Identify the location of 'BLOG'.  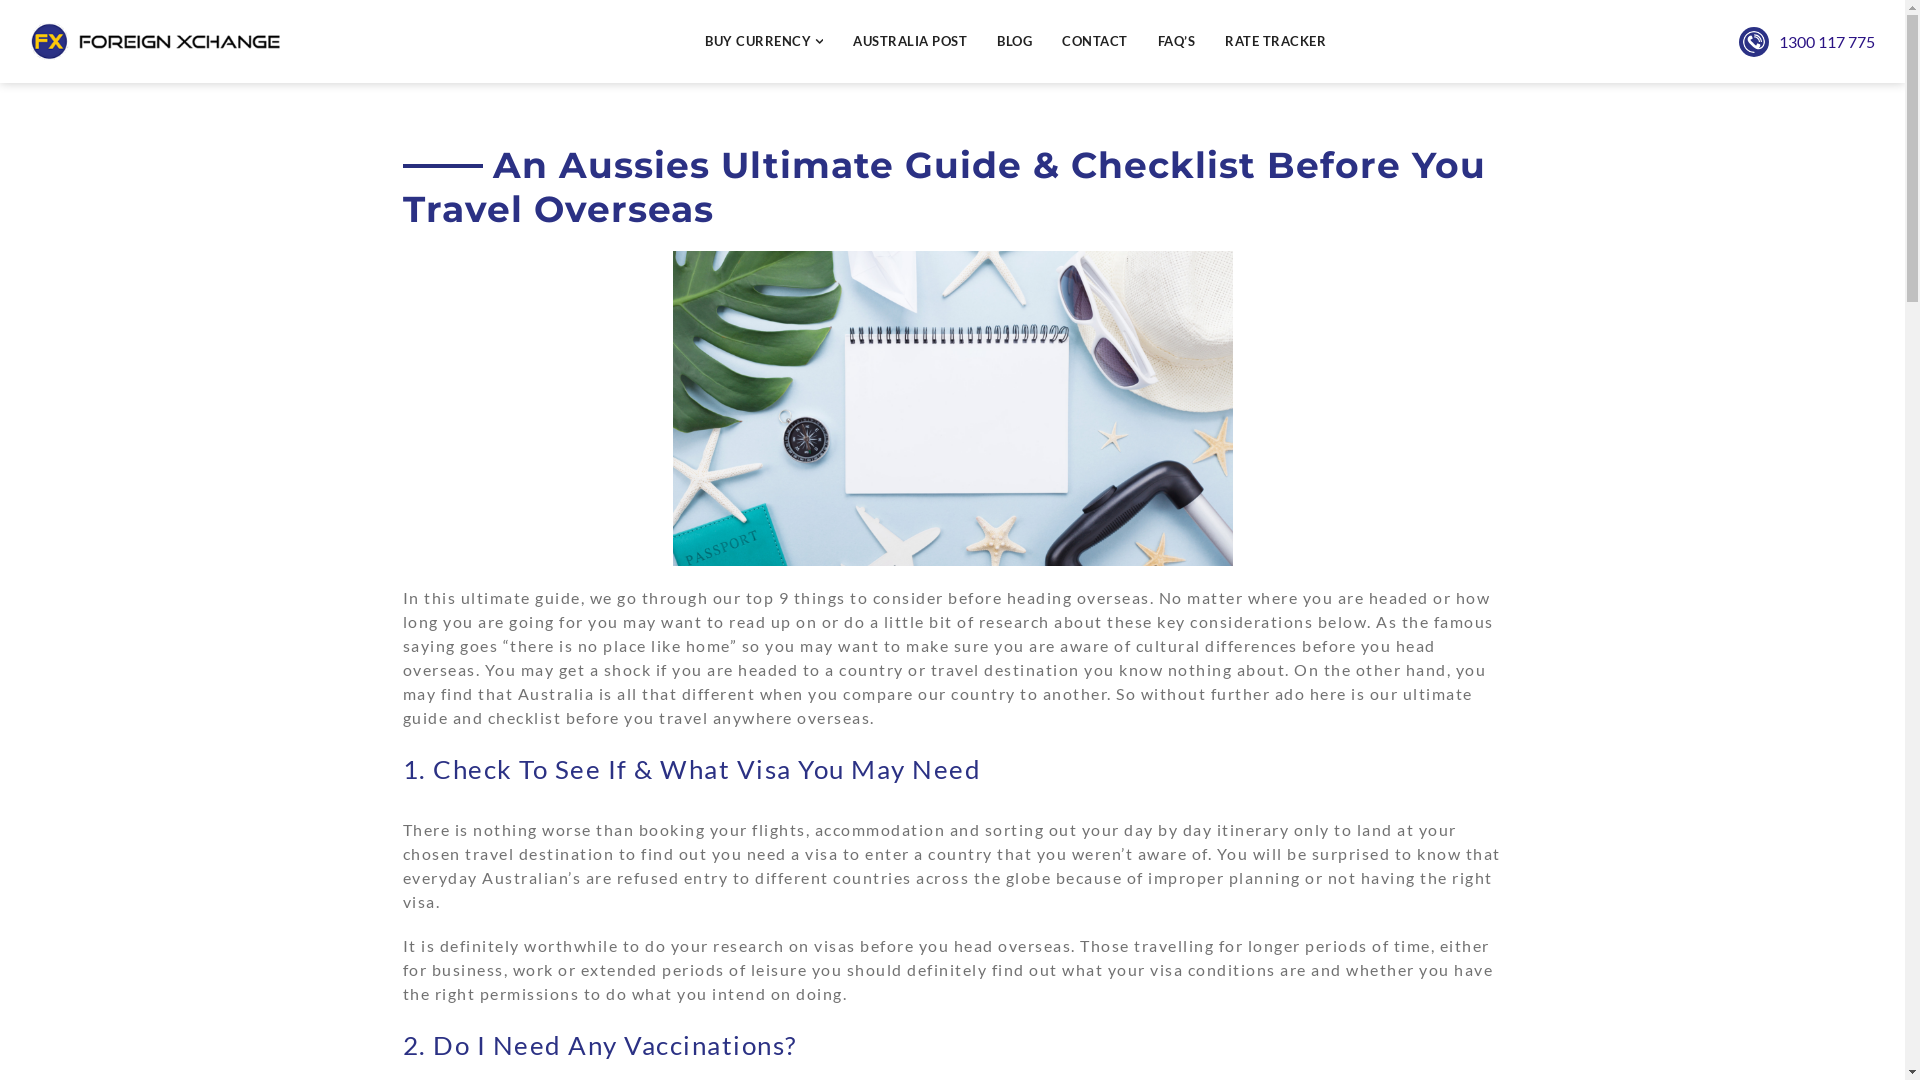
(1014, 41).